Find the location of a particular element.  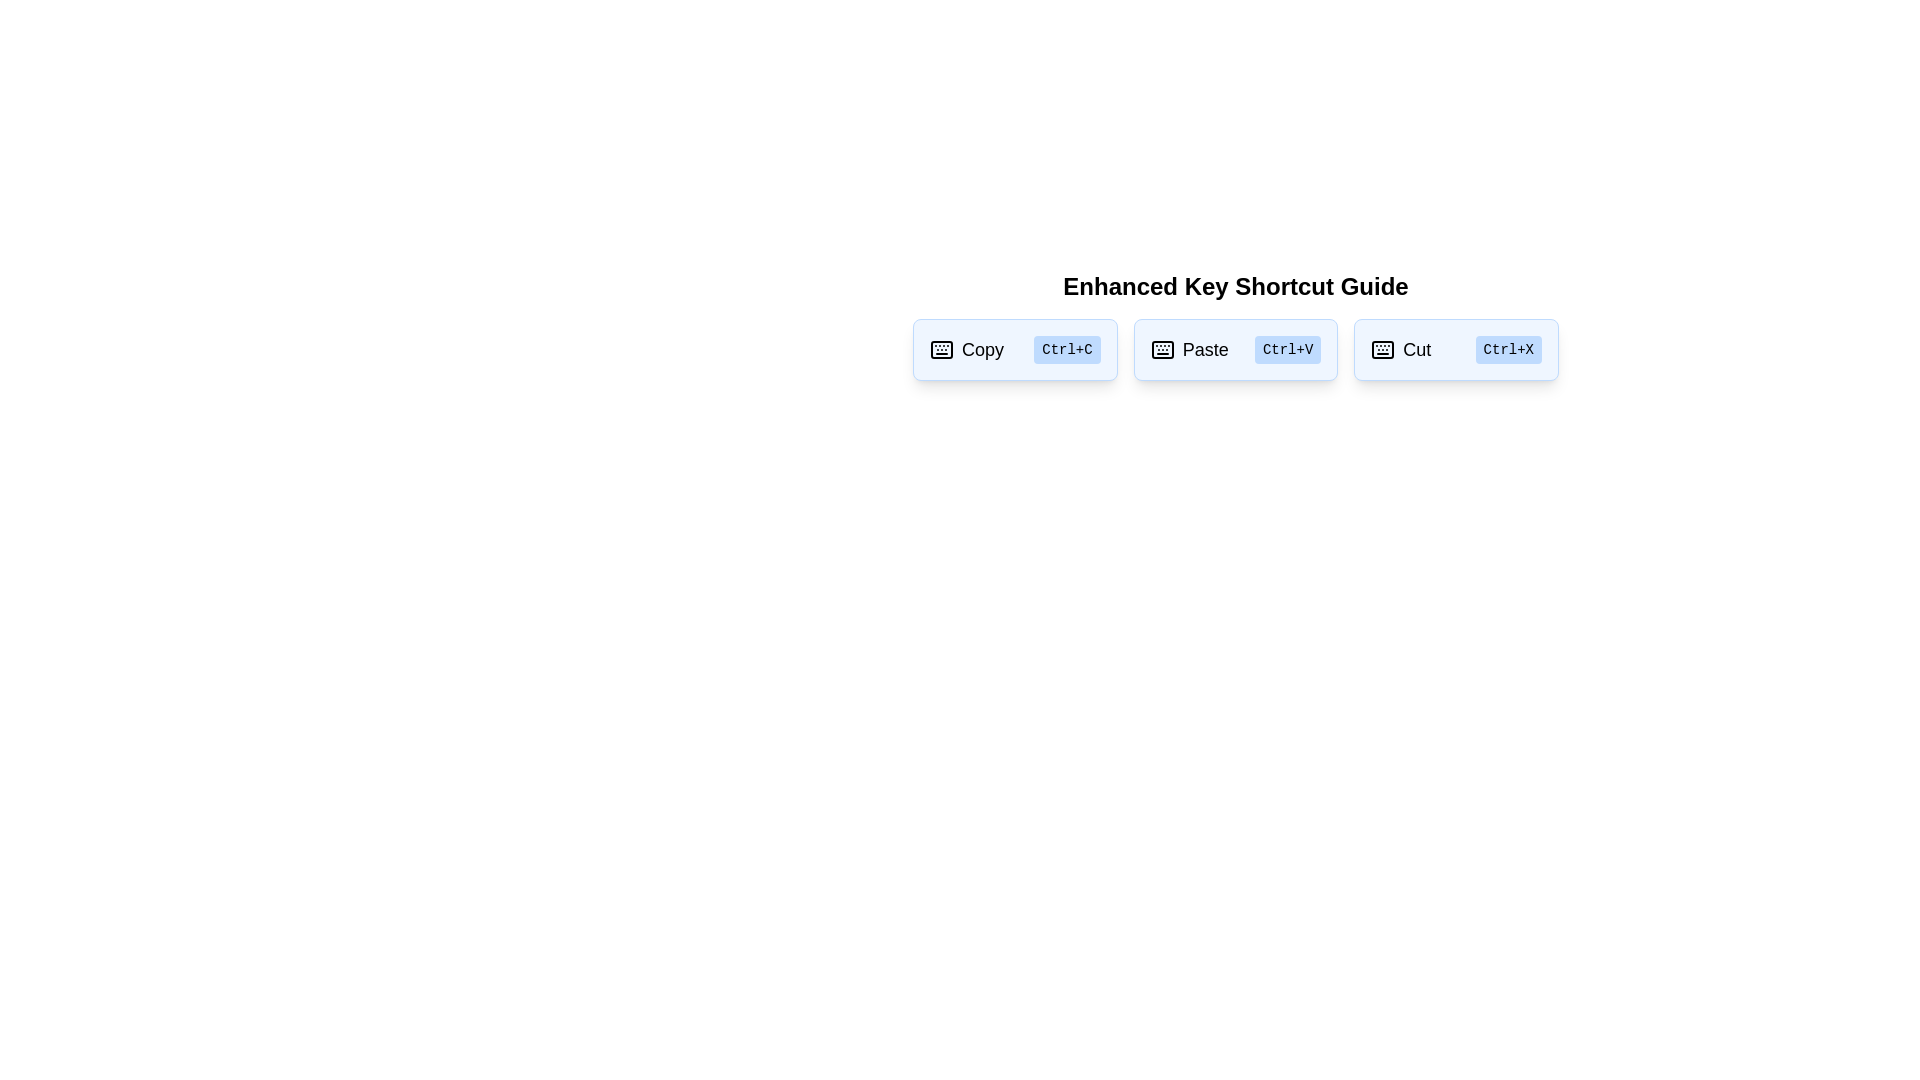

the minimalist keyboard icon located to the left of the 'Cut' button is located at coordinates (1382, 349).